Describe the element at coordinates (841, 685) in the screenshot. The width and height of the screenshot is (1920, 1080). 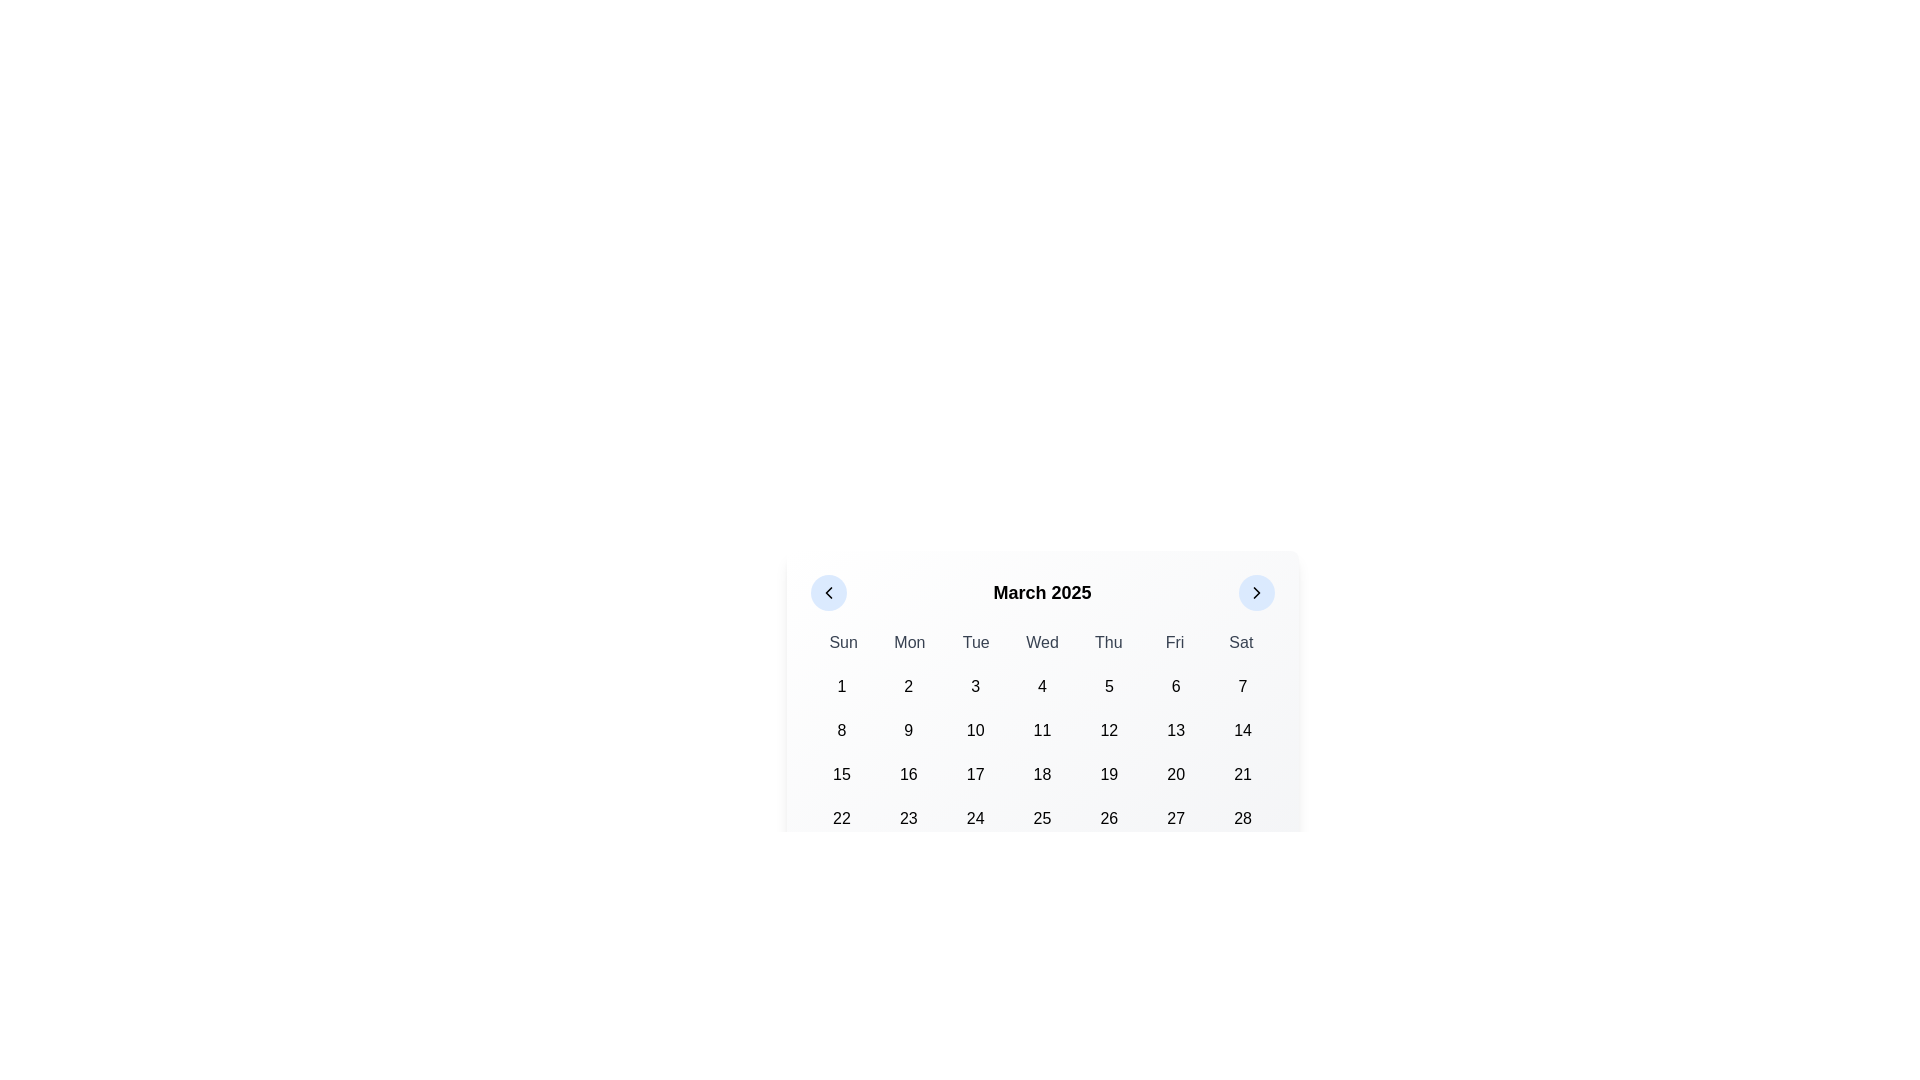
I see `the first button in the calendar grid located under the 'Sun' header` at that location.